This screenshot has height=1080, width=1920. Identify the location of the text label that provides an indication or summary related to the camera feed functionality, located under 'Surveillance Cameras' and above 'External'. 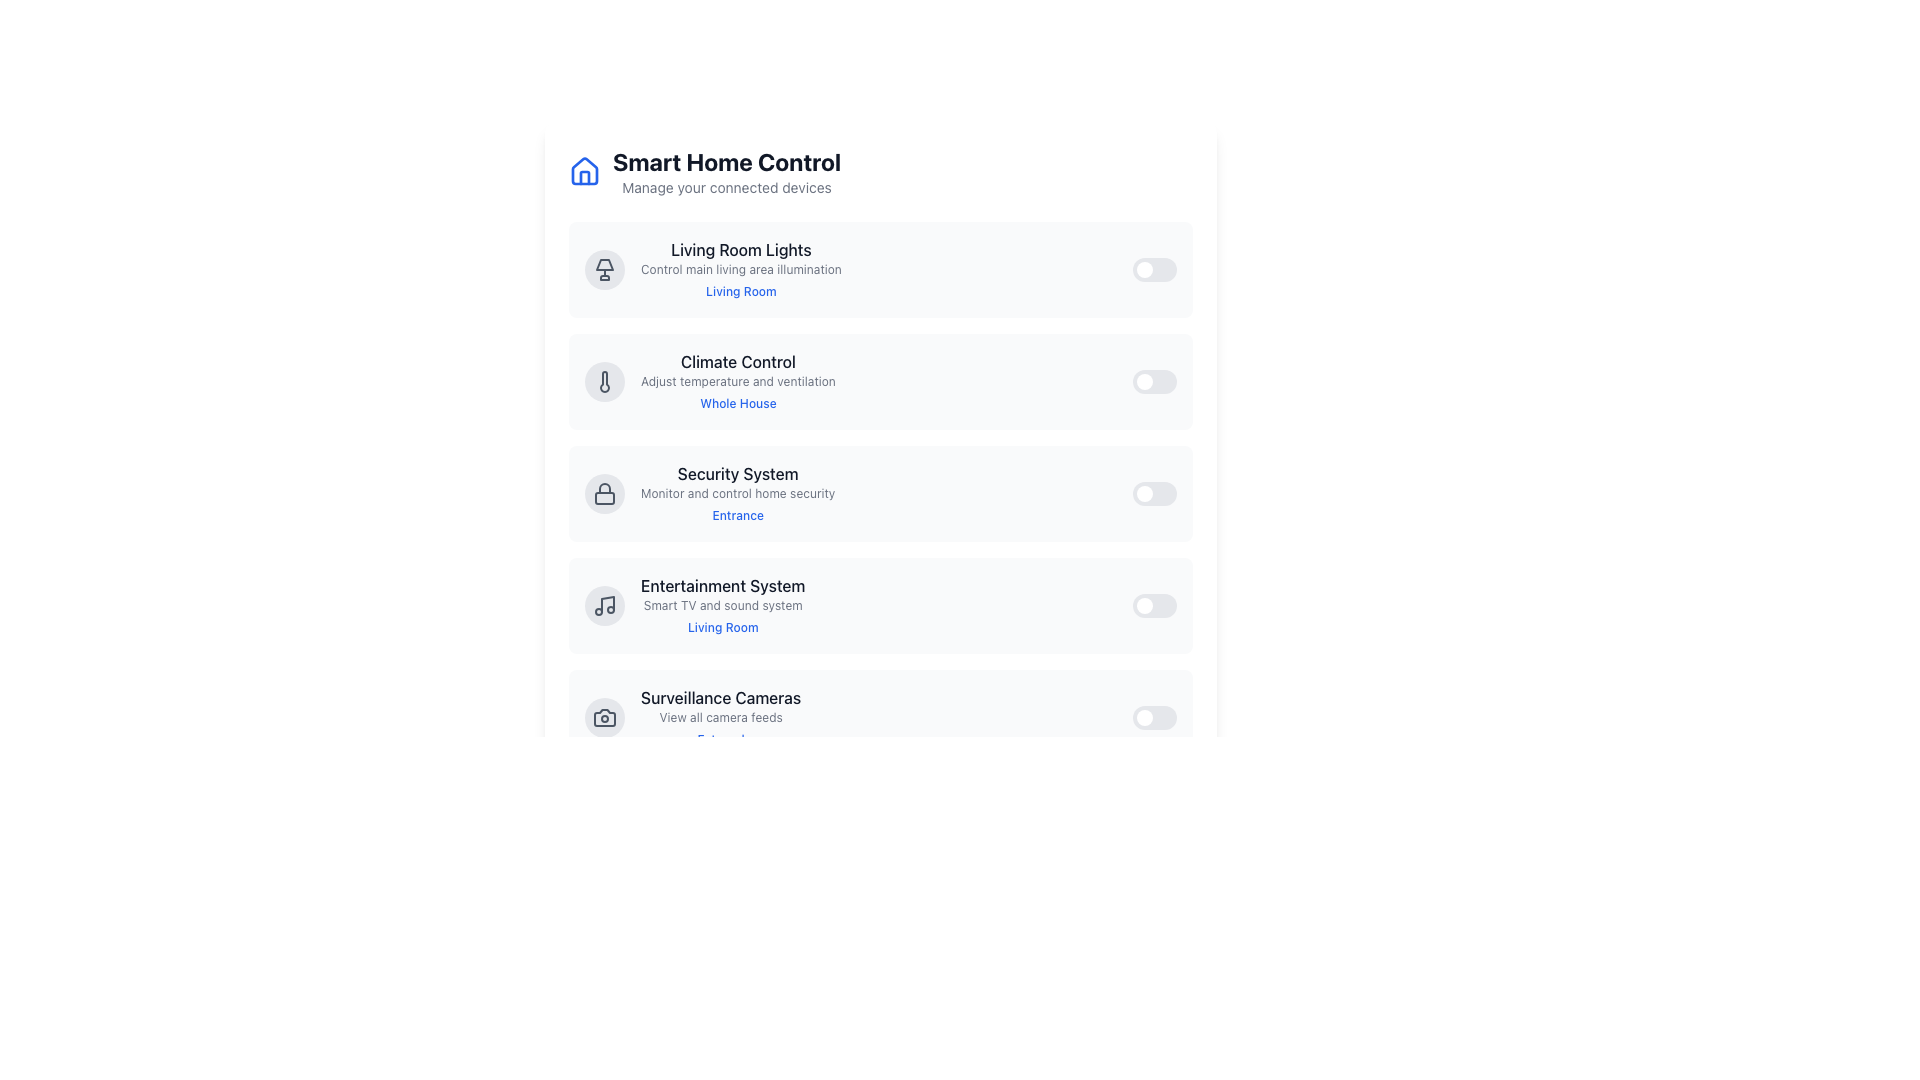
(720, 716).